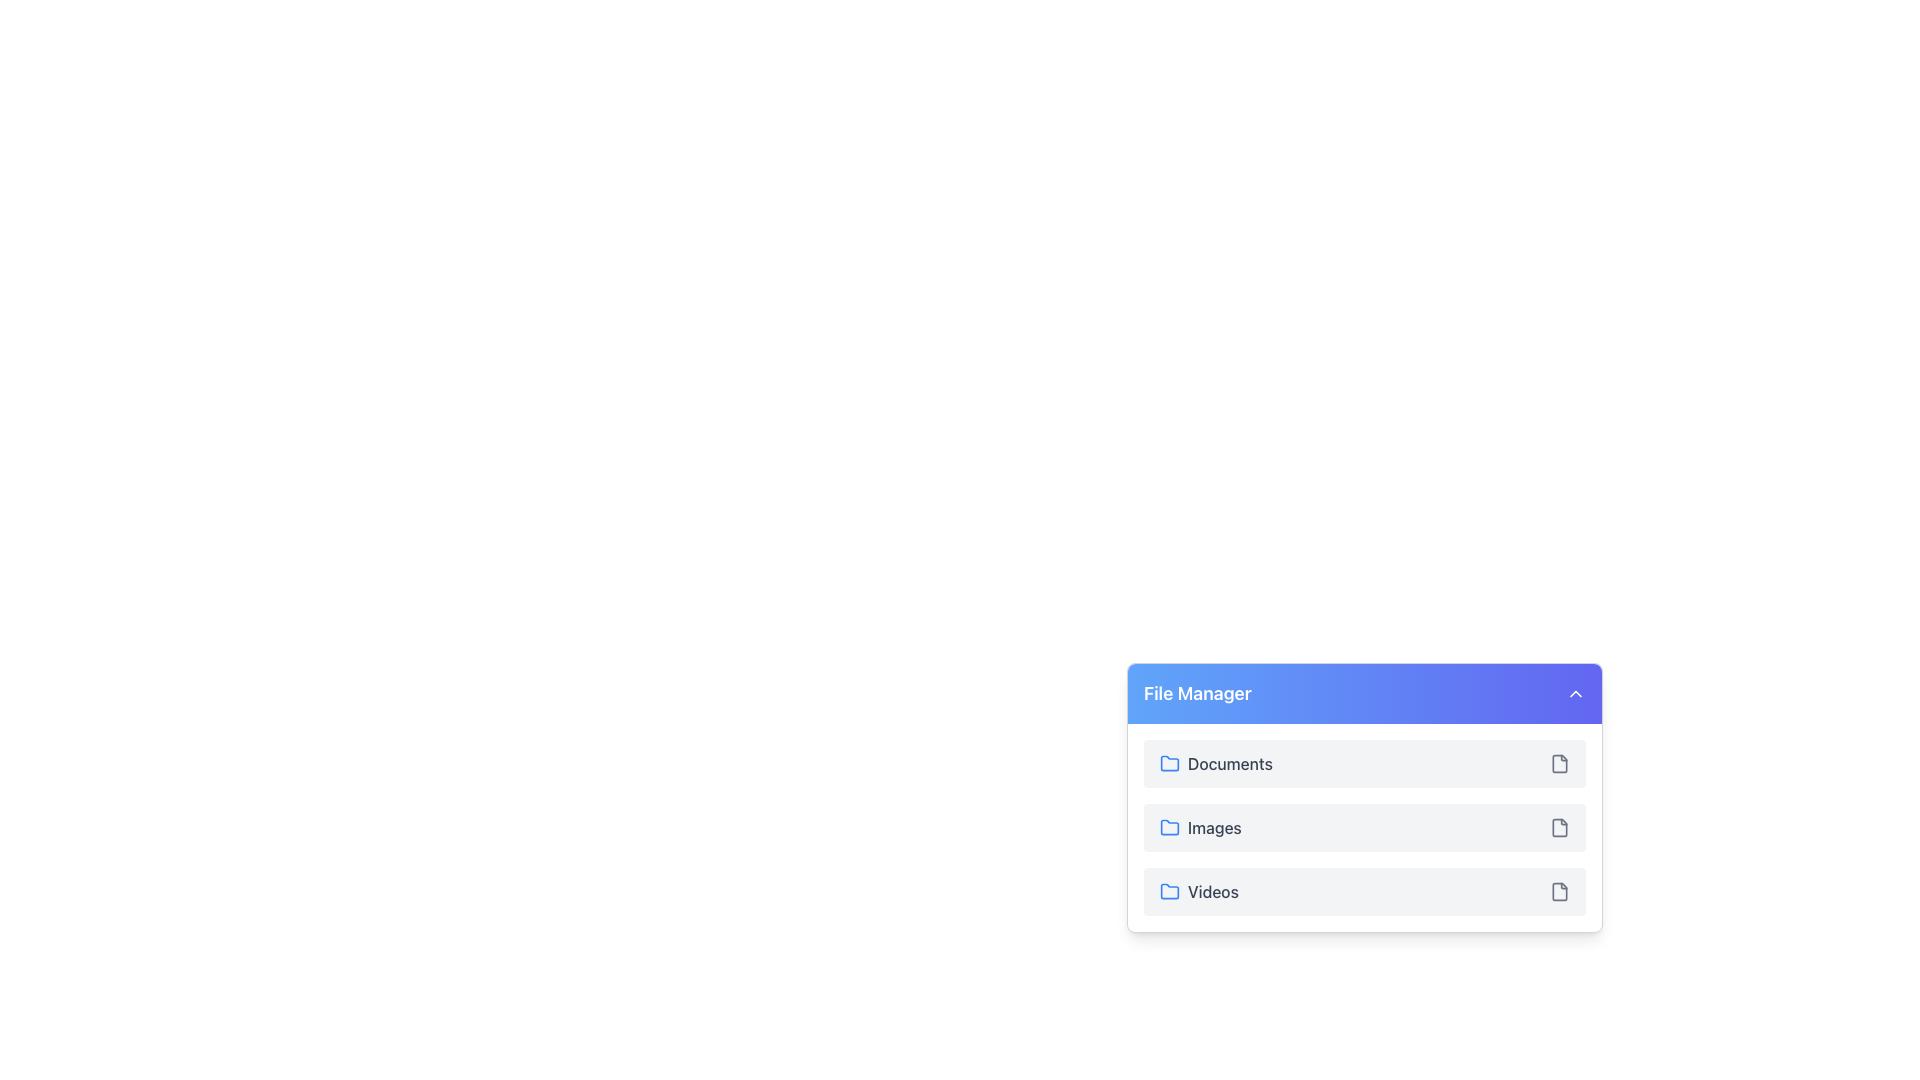  Describe the element at coordinates (1170, 763) in the screenshot. I see `the blue outlined manila folder icon located next to the 'Documents' text in the file manager interface` at that location.